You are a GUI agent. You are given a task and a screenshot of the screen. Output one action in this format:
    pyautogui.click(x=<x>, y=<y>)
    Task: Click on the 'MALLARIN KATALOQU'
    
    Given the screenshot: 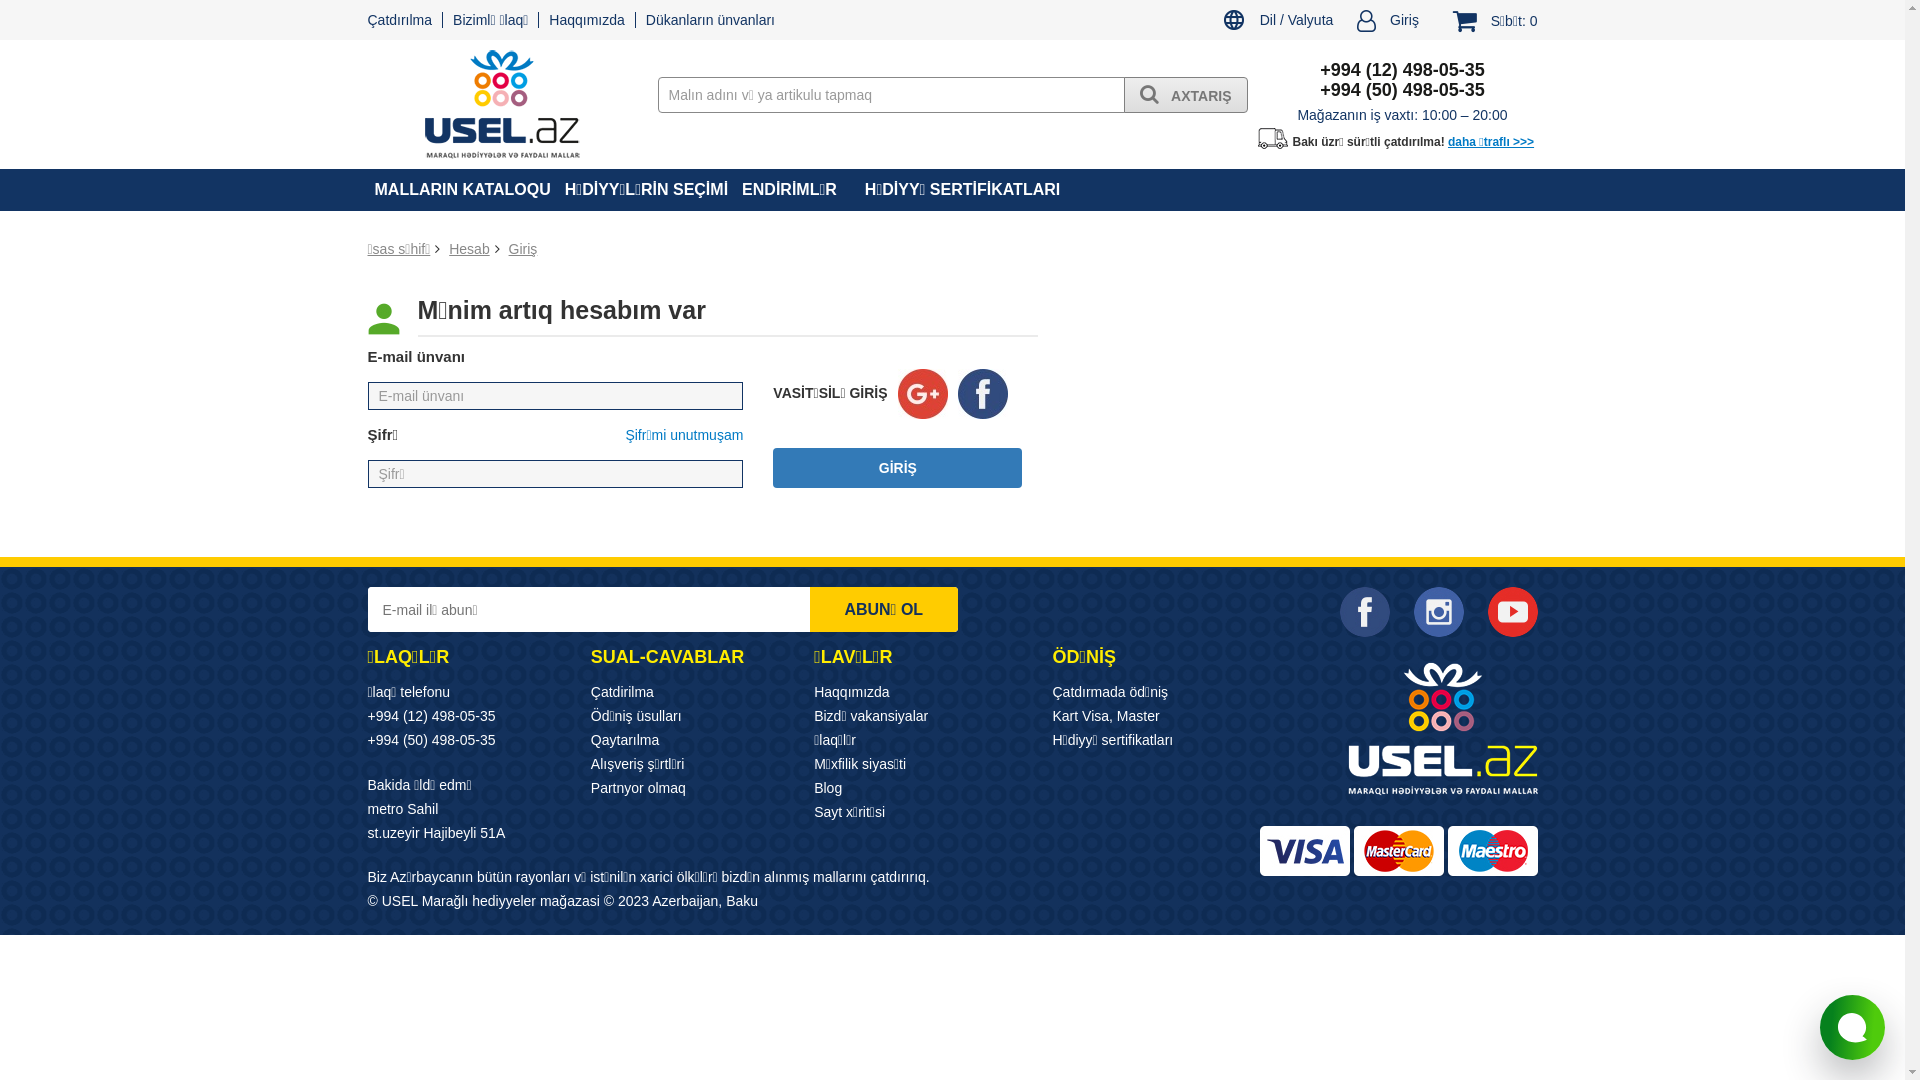 What is the action you would take?
    pyautogui.click(x=461, y=189)
    